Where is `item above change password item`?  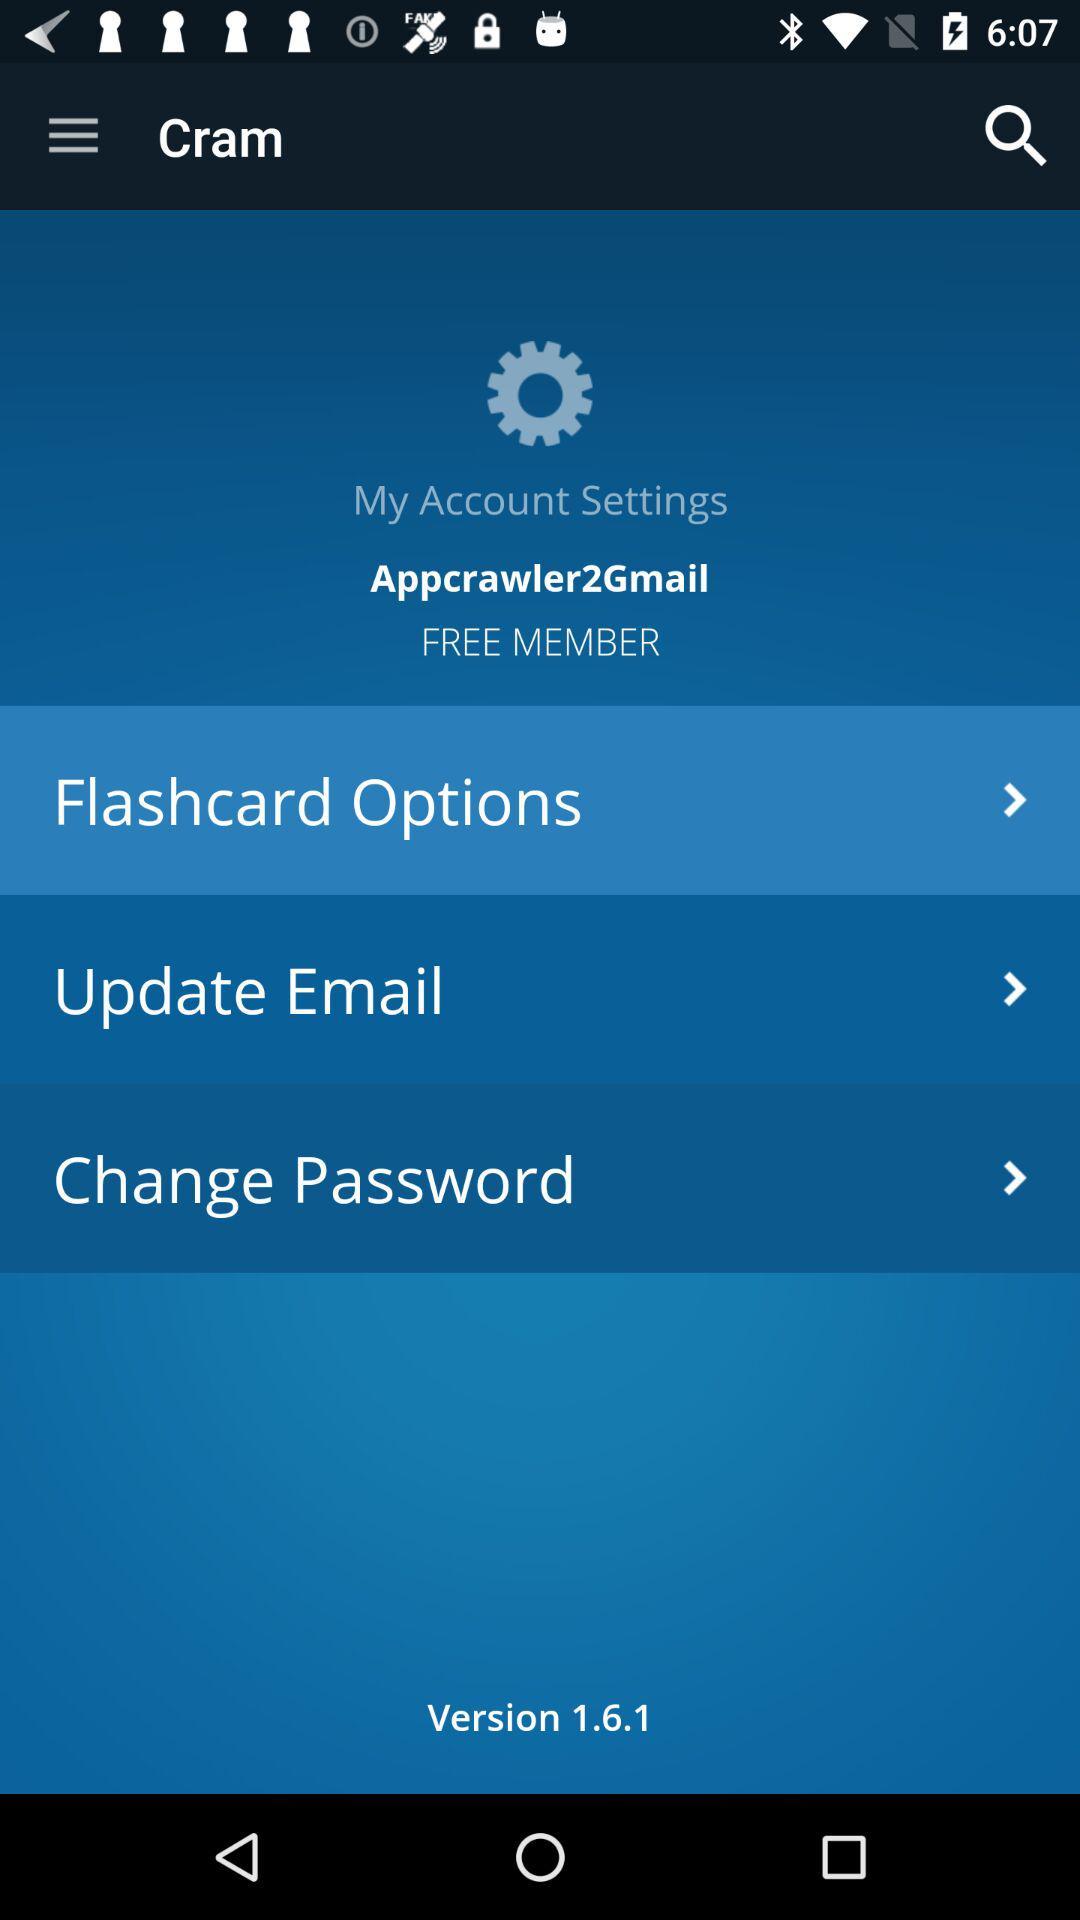 item above change password item is located at coordinates (540, 989).